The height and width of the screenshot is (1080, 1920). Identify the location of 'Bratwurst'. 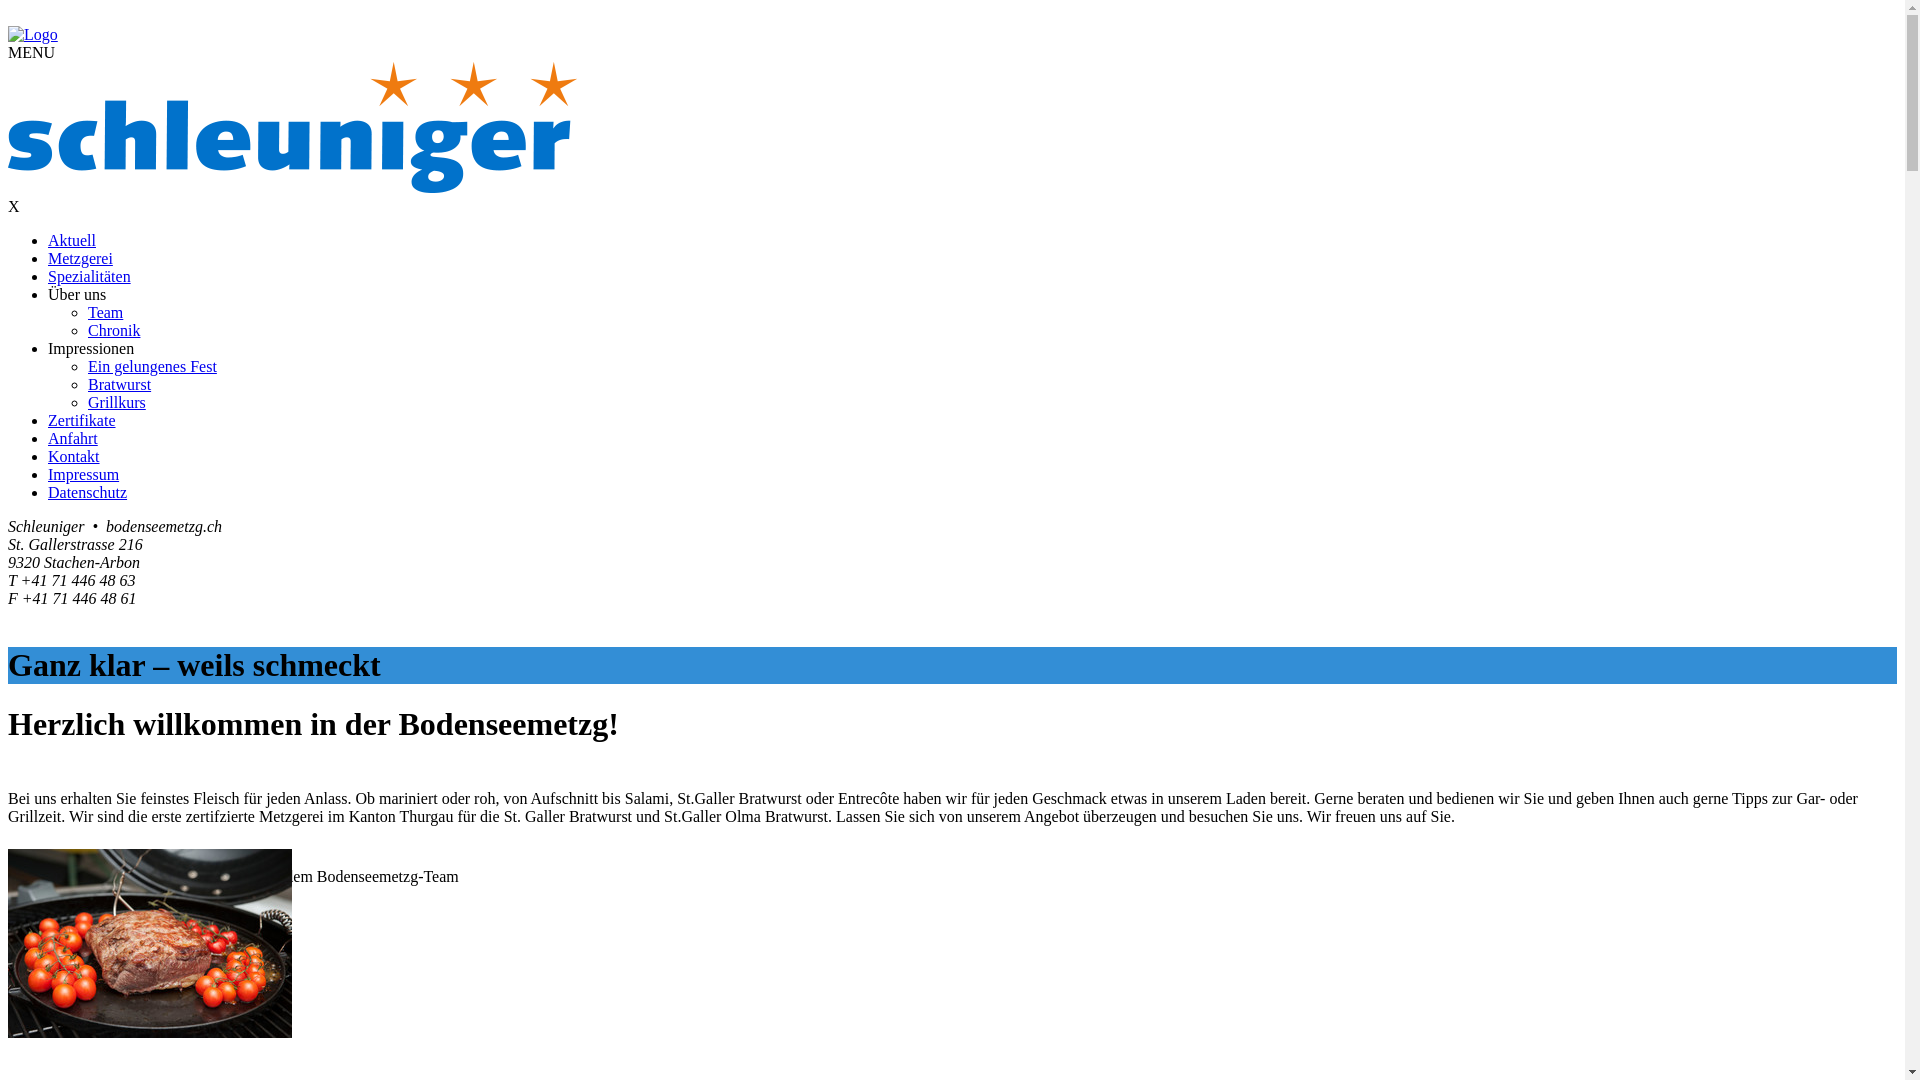
(118, 384).